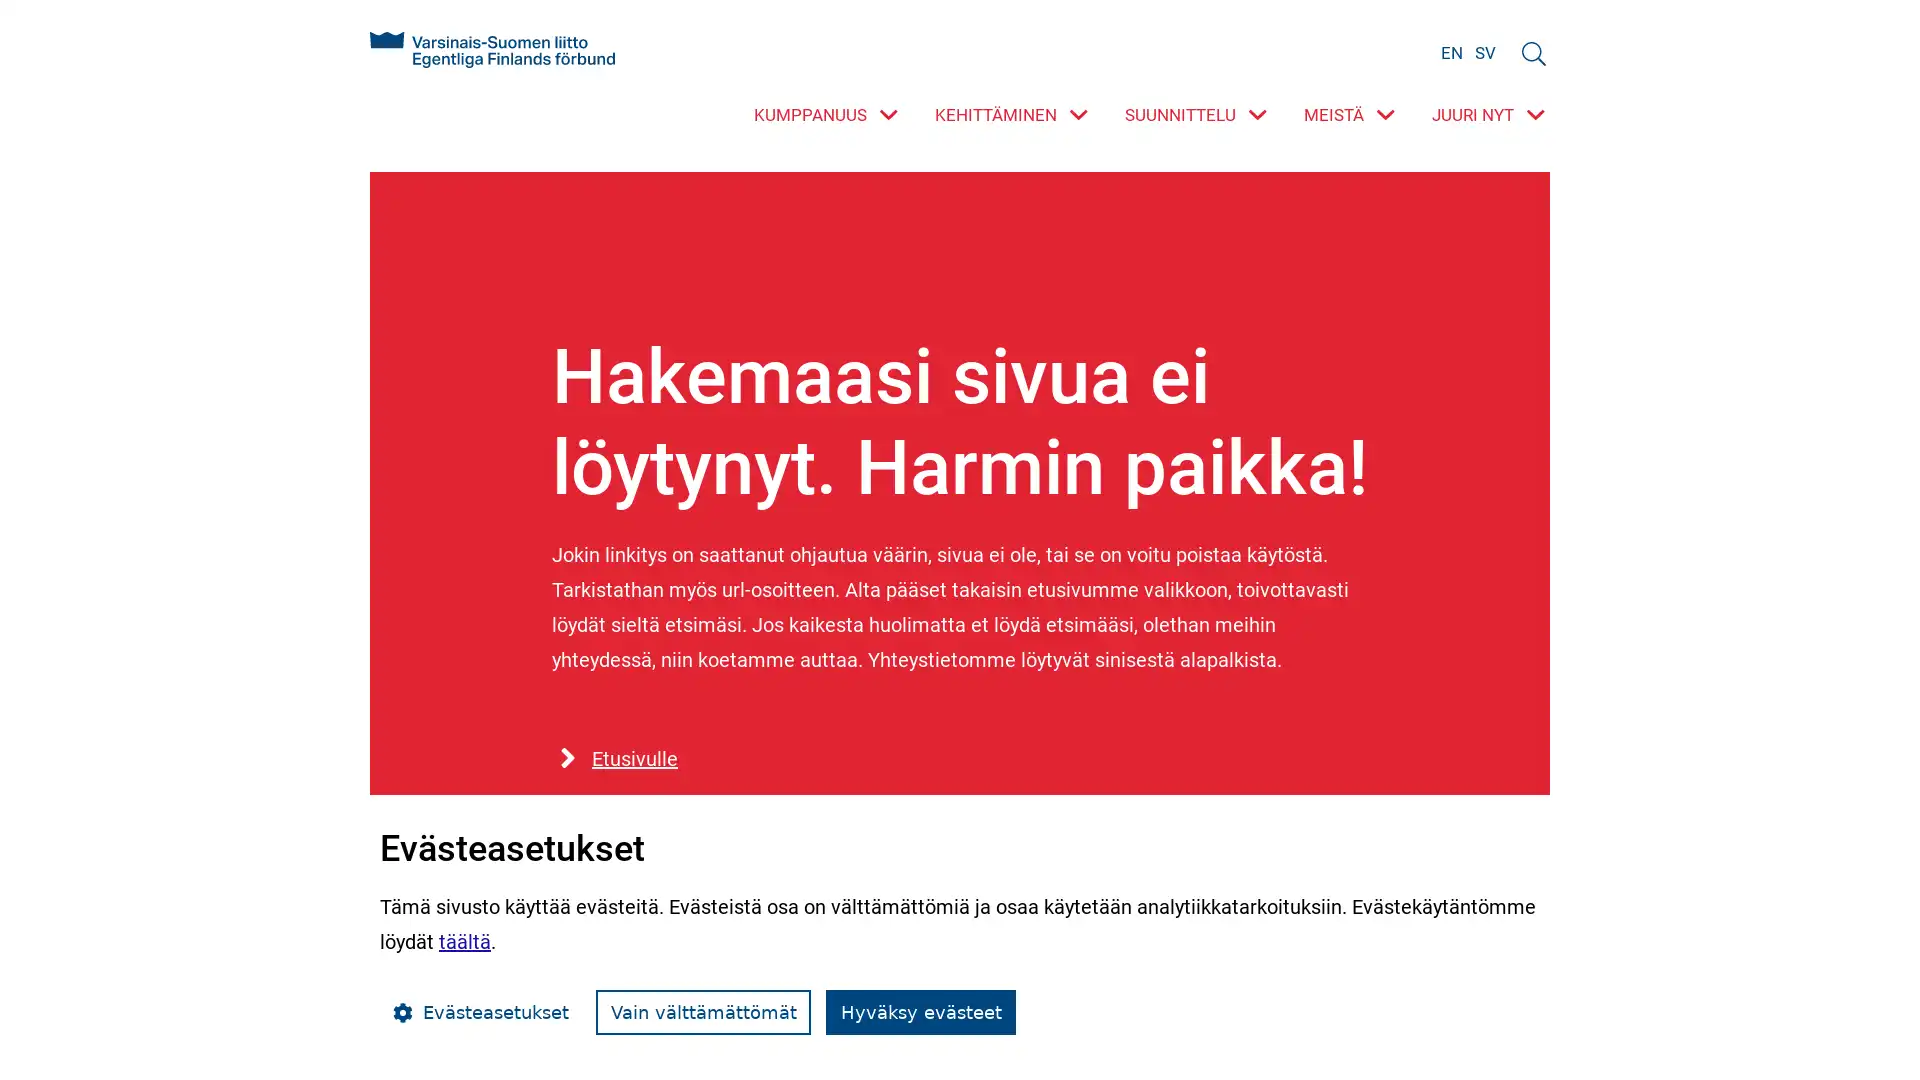  What do you see at coordinates (920, 1012) in the screenshot?
I see `Hyvaksy evasteet` at bounding box center [920, 1012].